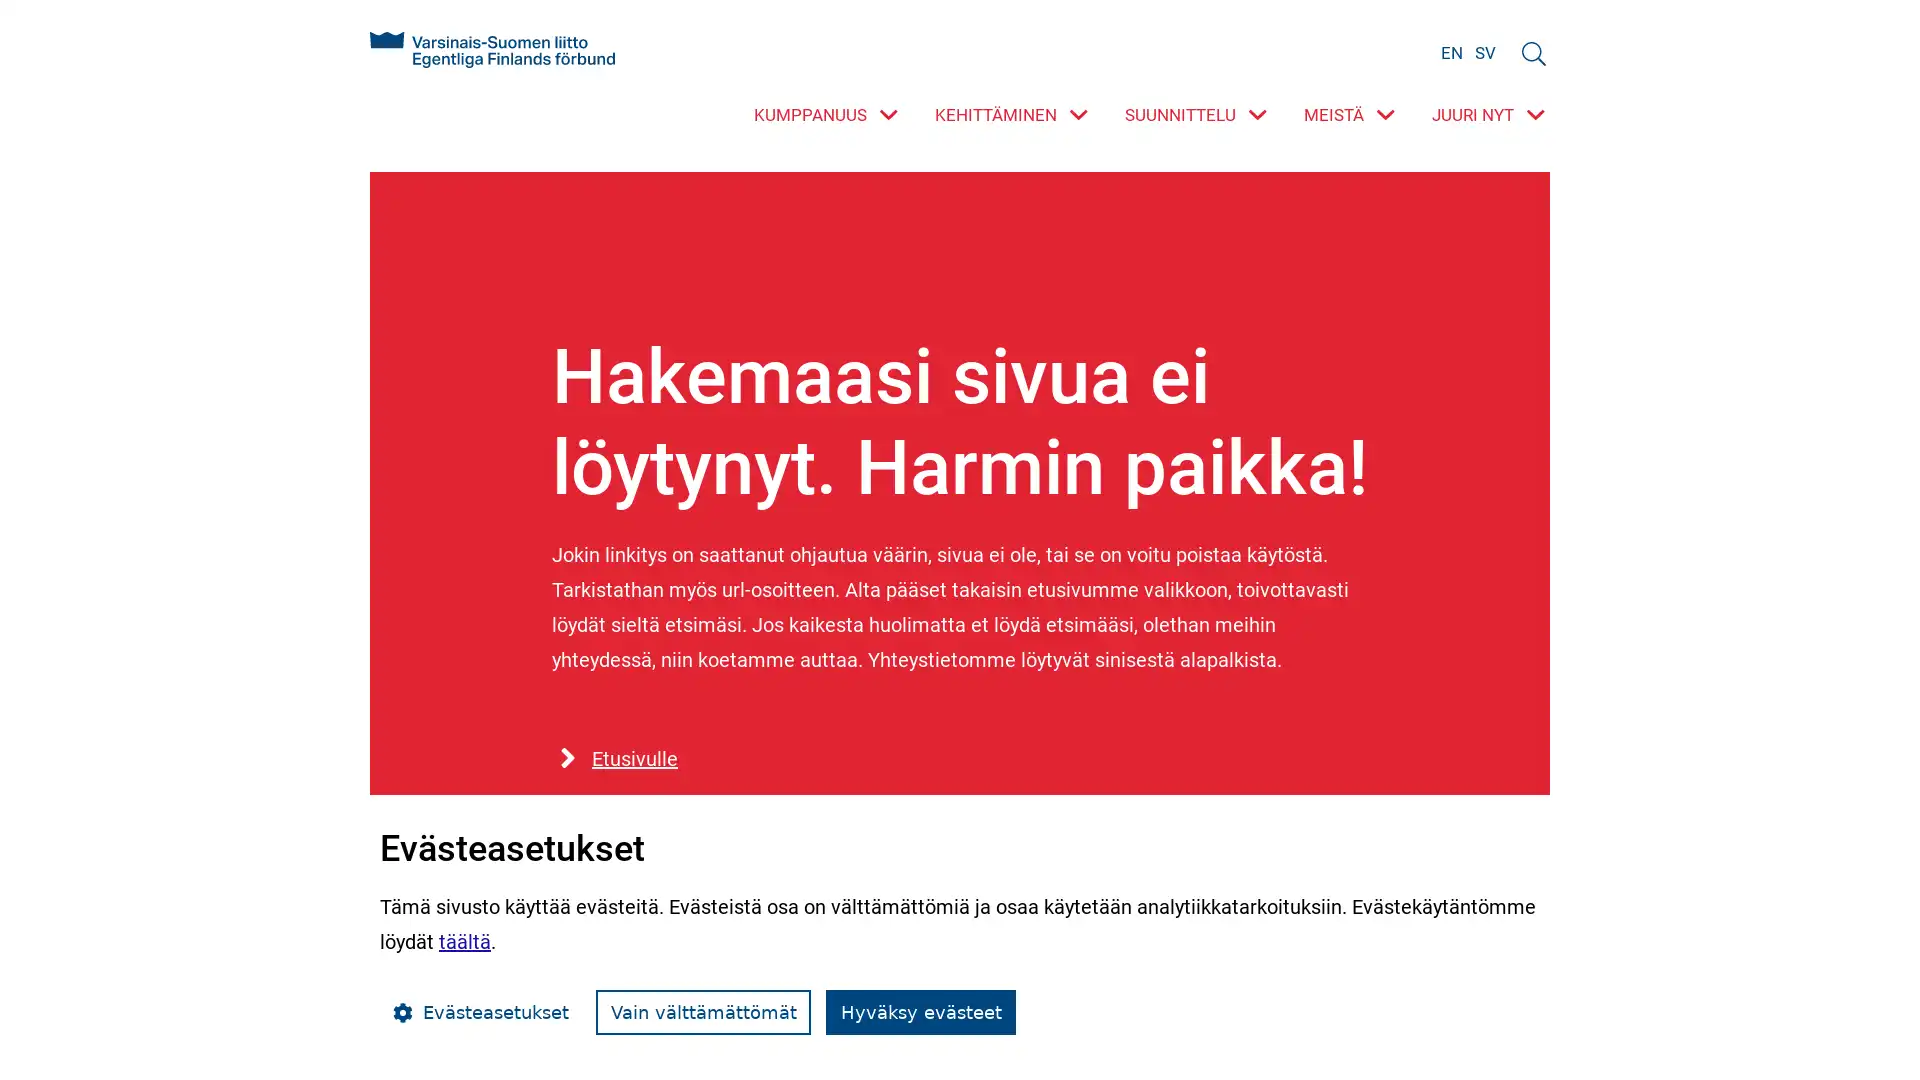  What do you see at coordinates (920, 1012) in the screenshot?
I see `Hyvaksy evasteet` at bounding box center [920, 1012].